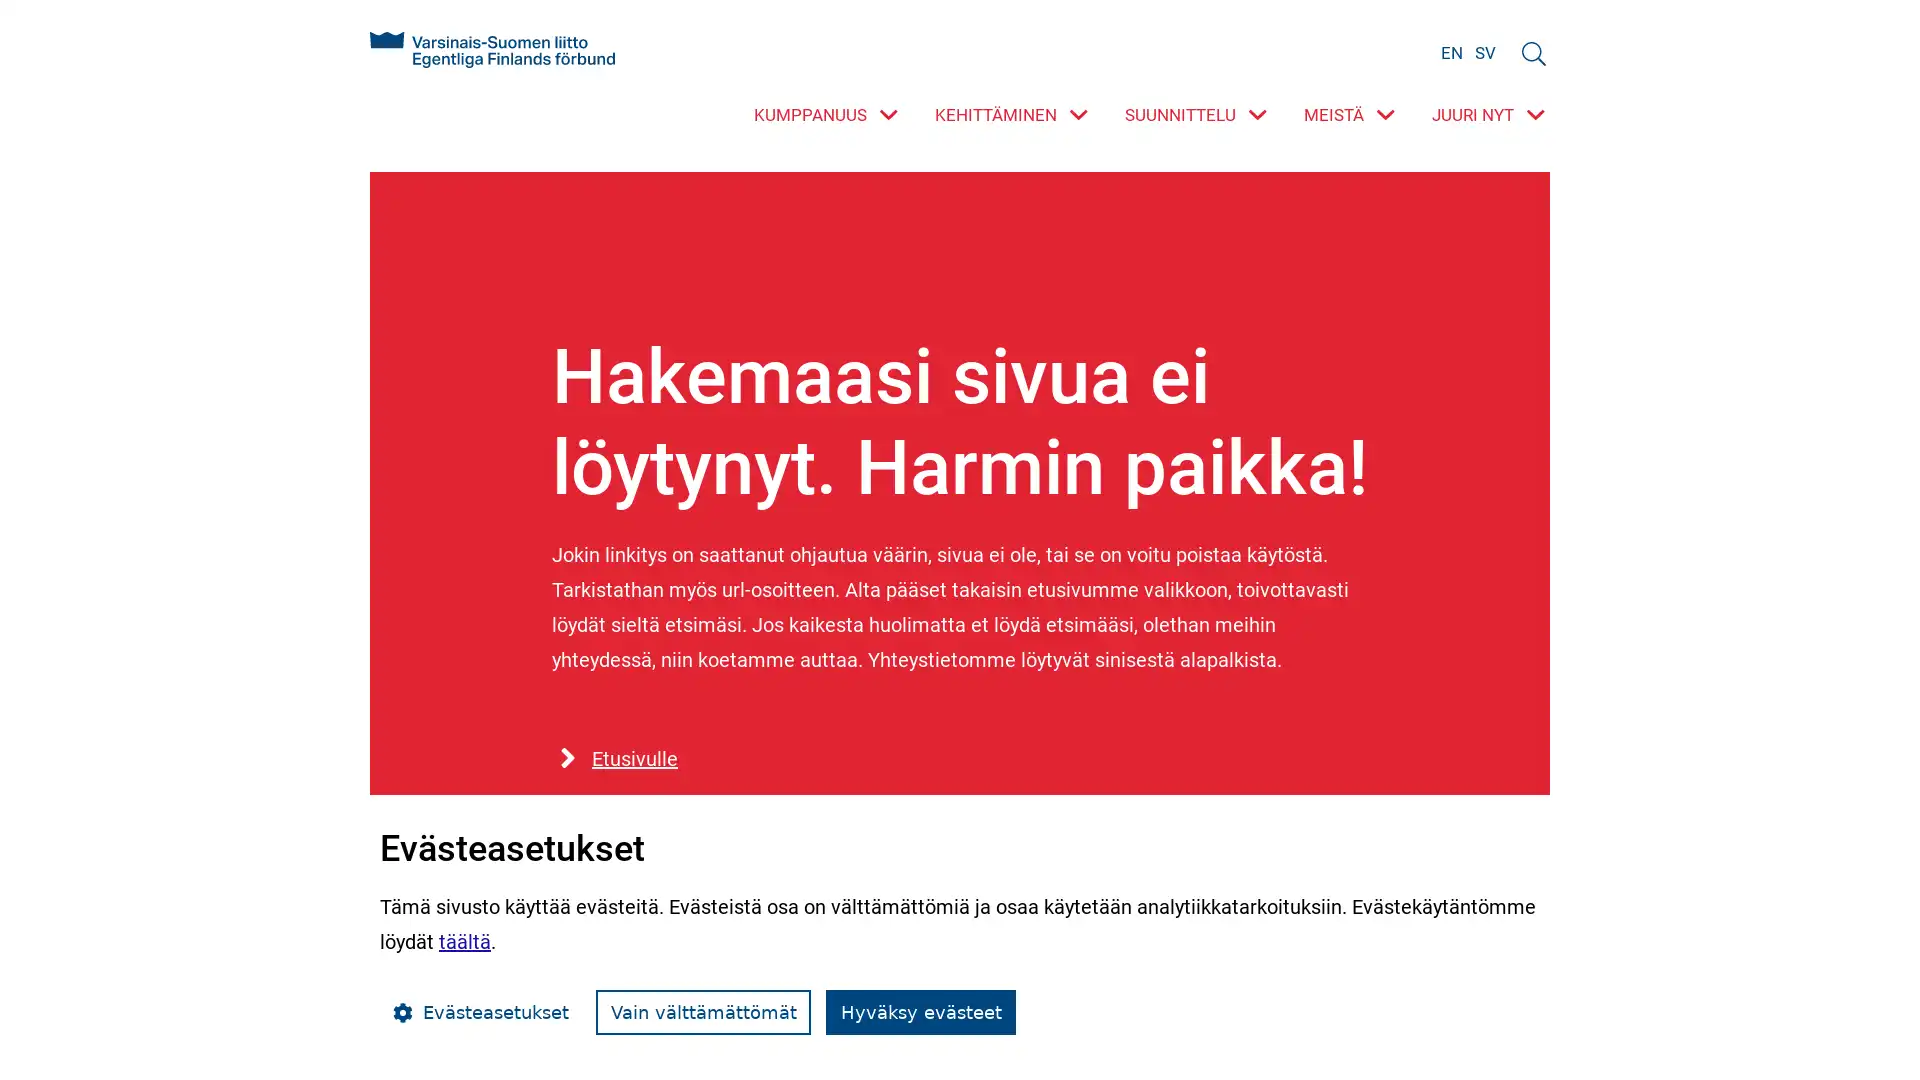  What do you see at coordinates (920, 1012) in the screenshot?
I see `Hyvaksy evasteet` at bounding box center [920, 1012].